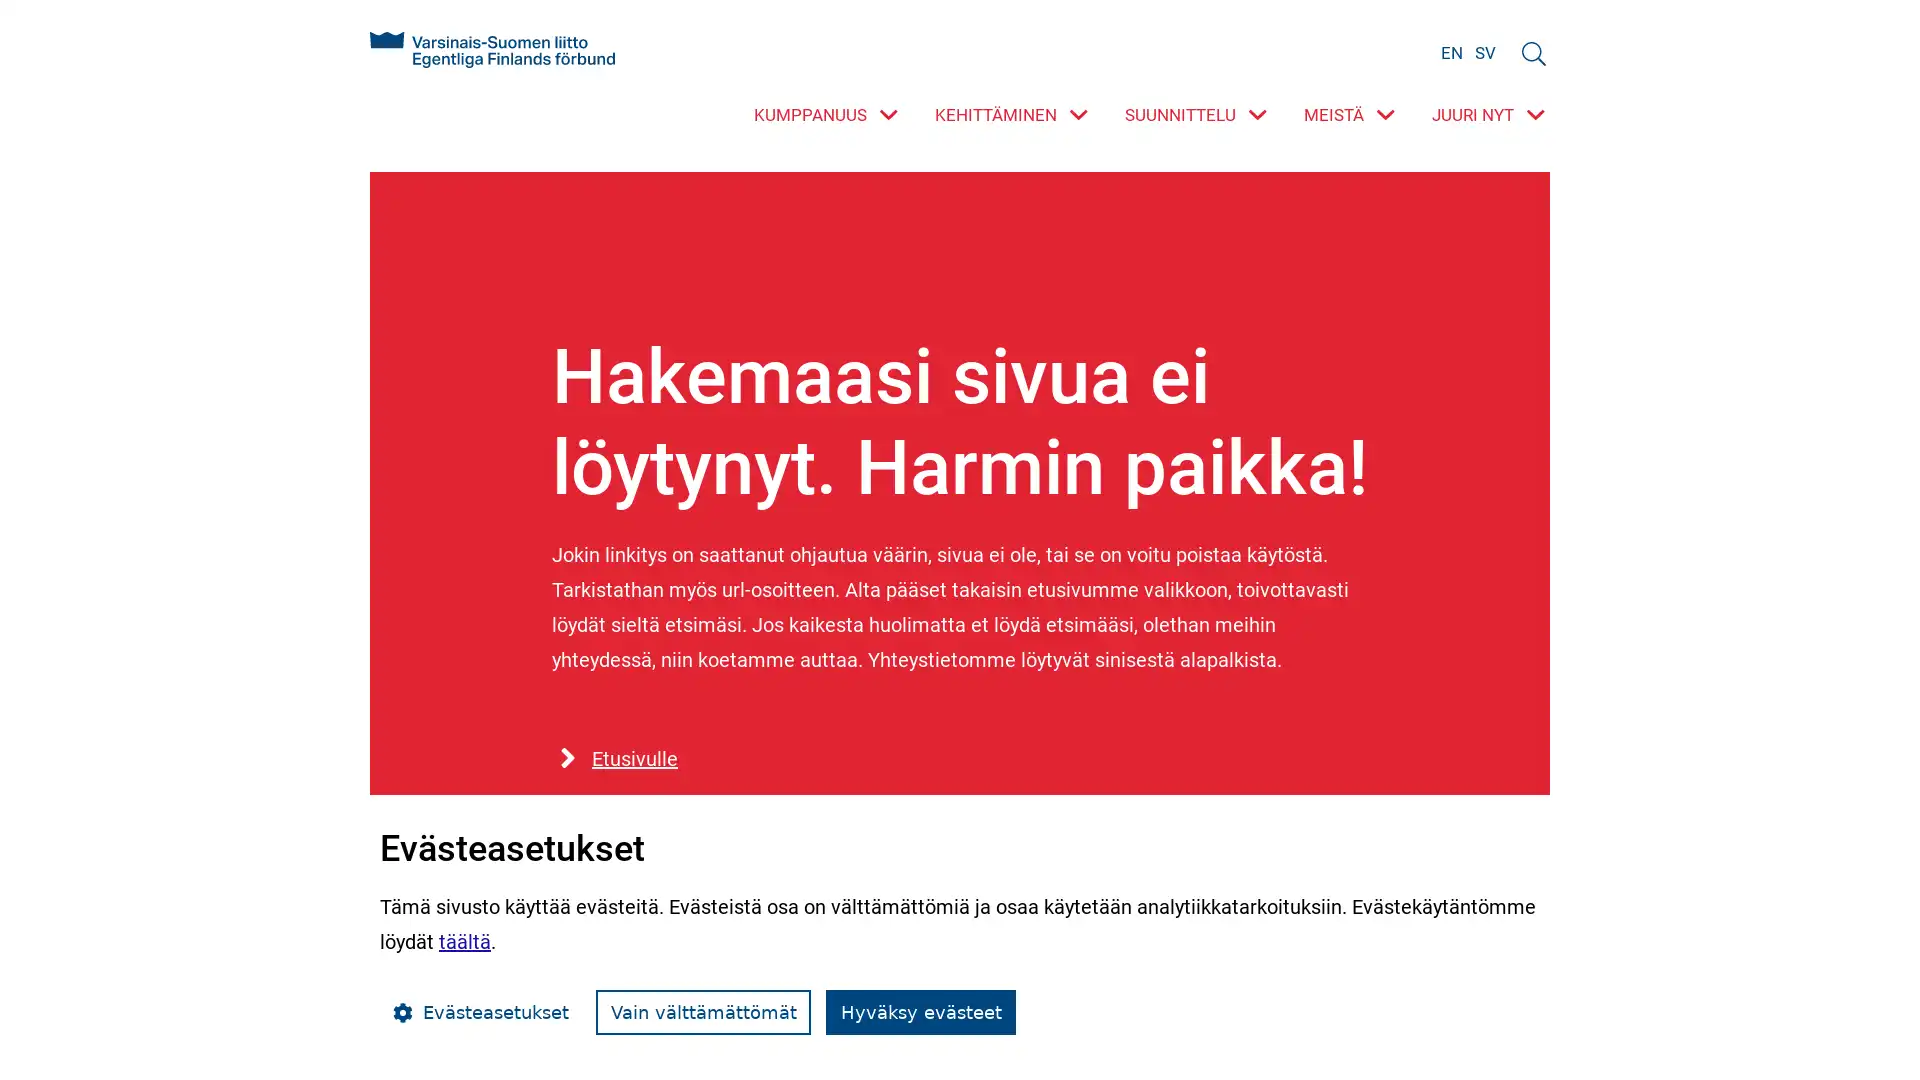  What do you see at coordinates (920, 1012) in the screenshot?
I see `Hyvaksy evasteet` at bounding box center [920, 1012].